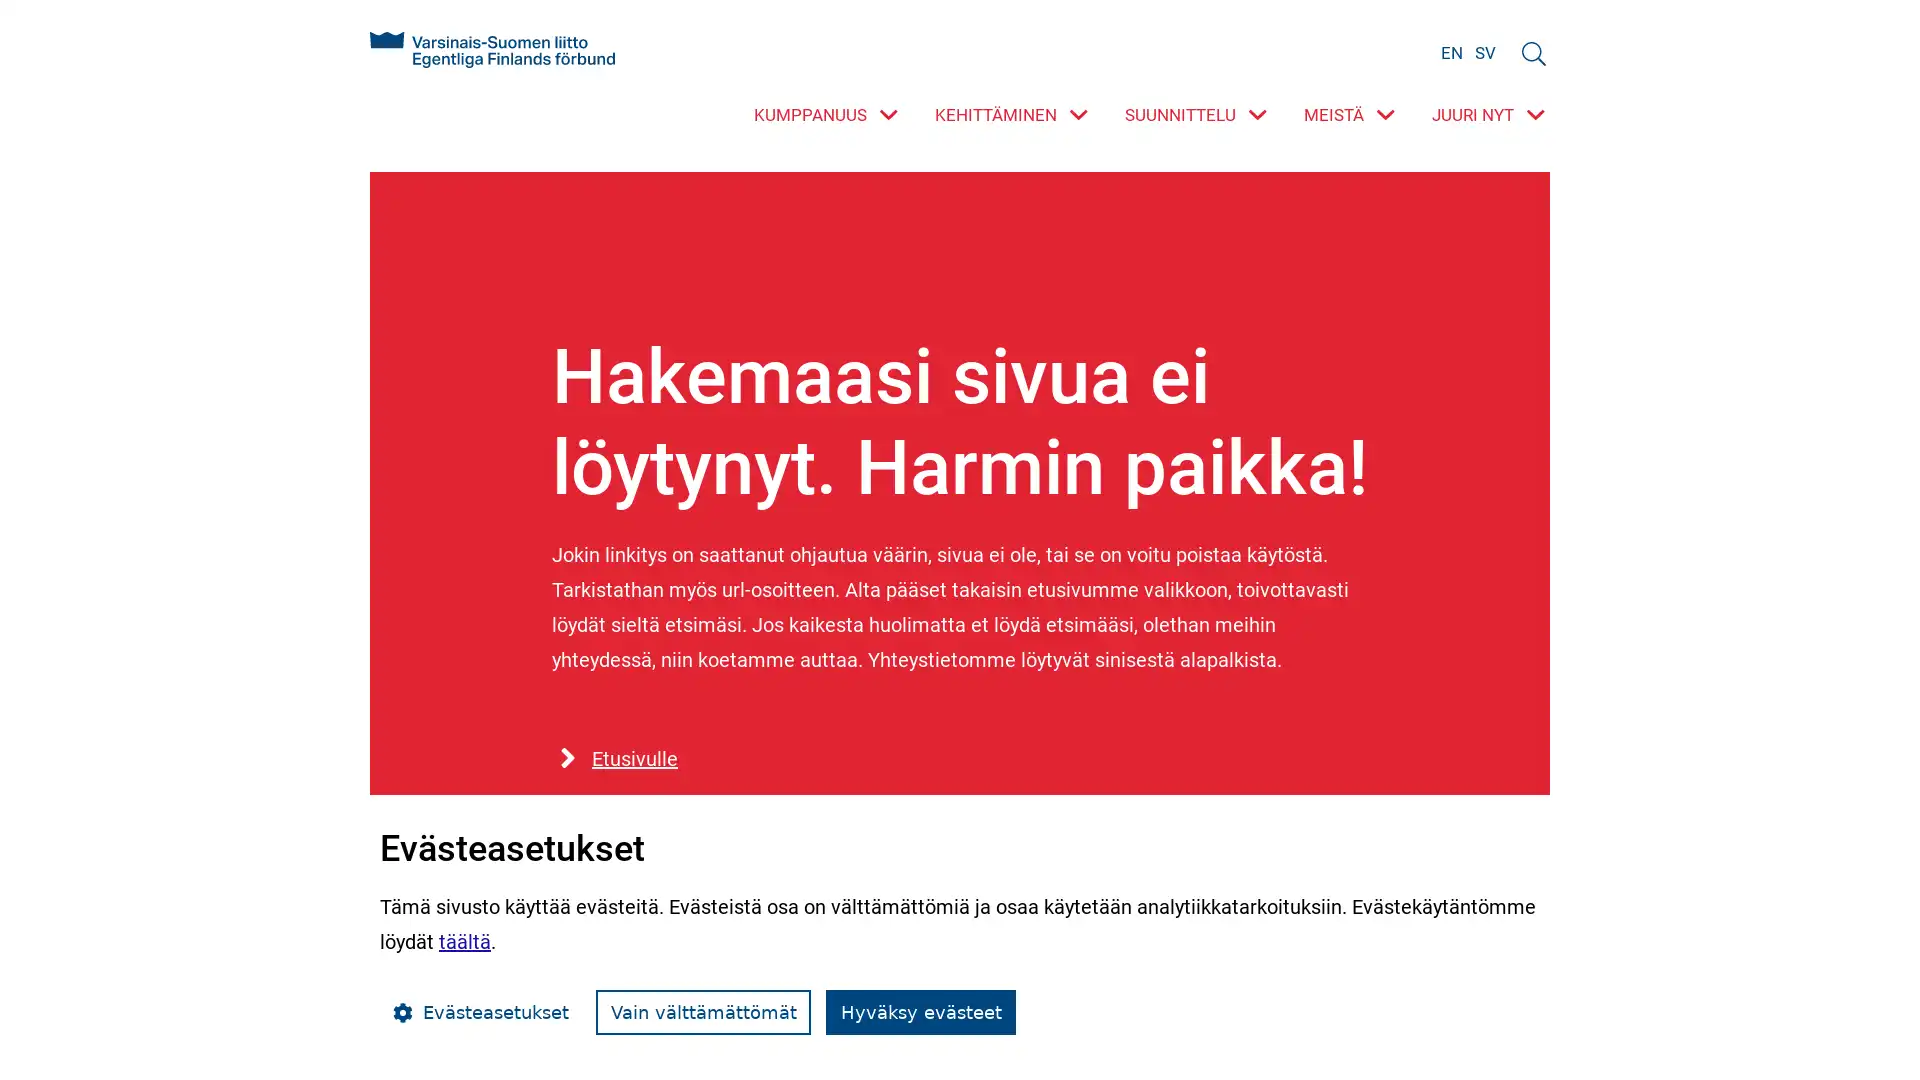  What do you see at coordinates (920, 1012) in the screenshot?
I see `Hyvaksy evasteet` at bounding box center [920, 1012].